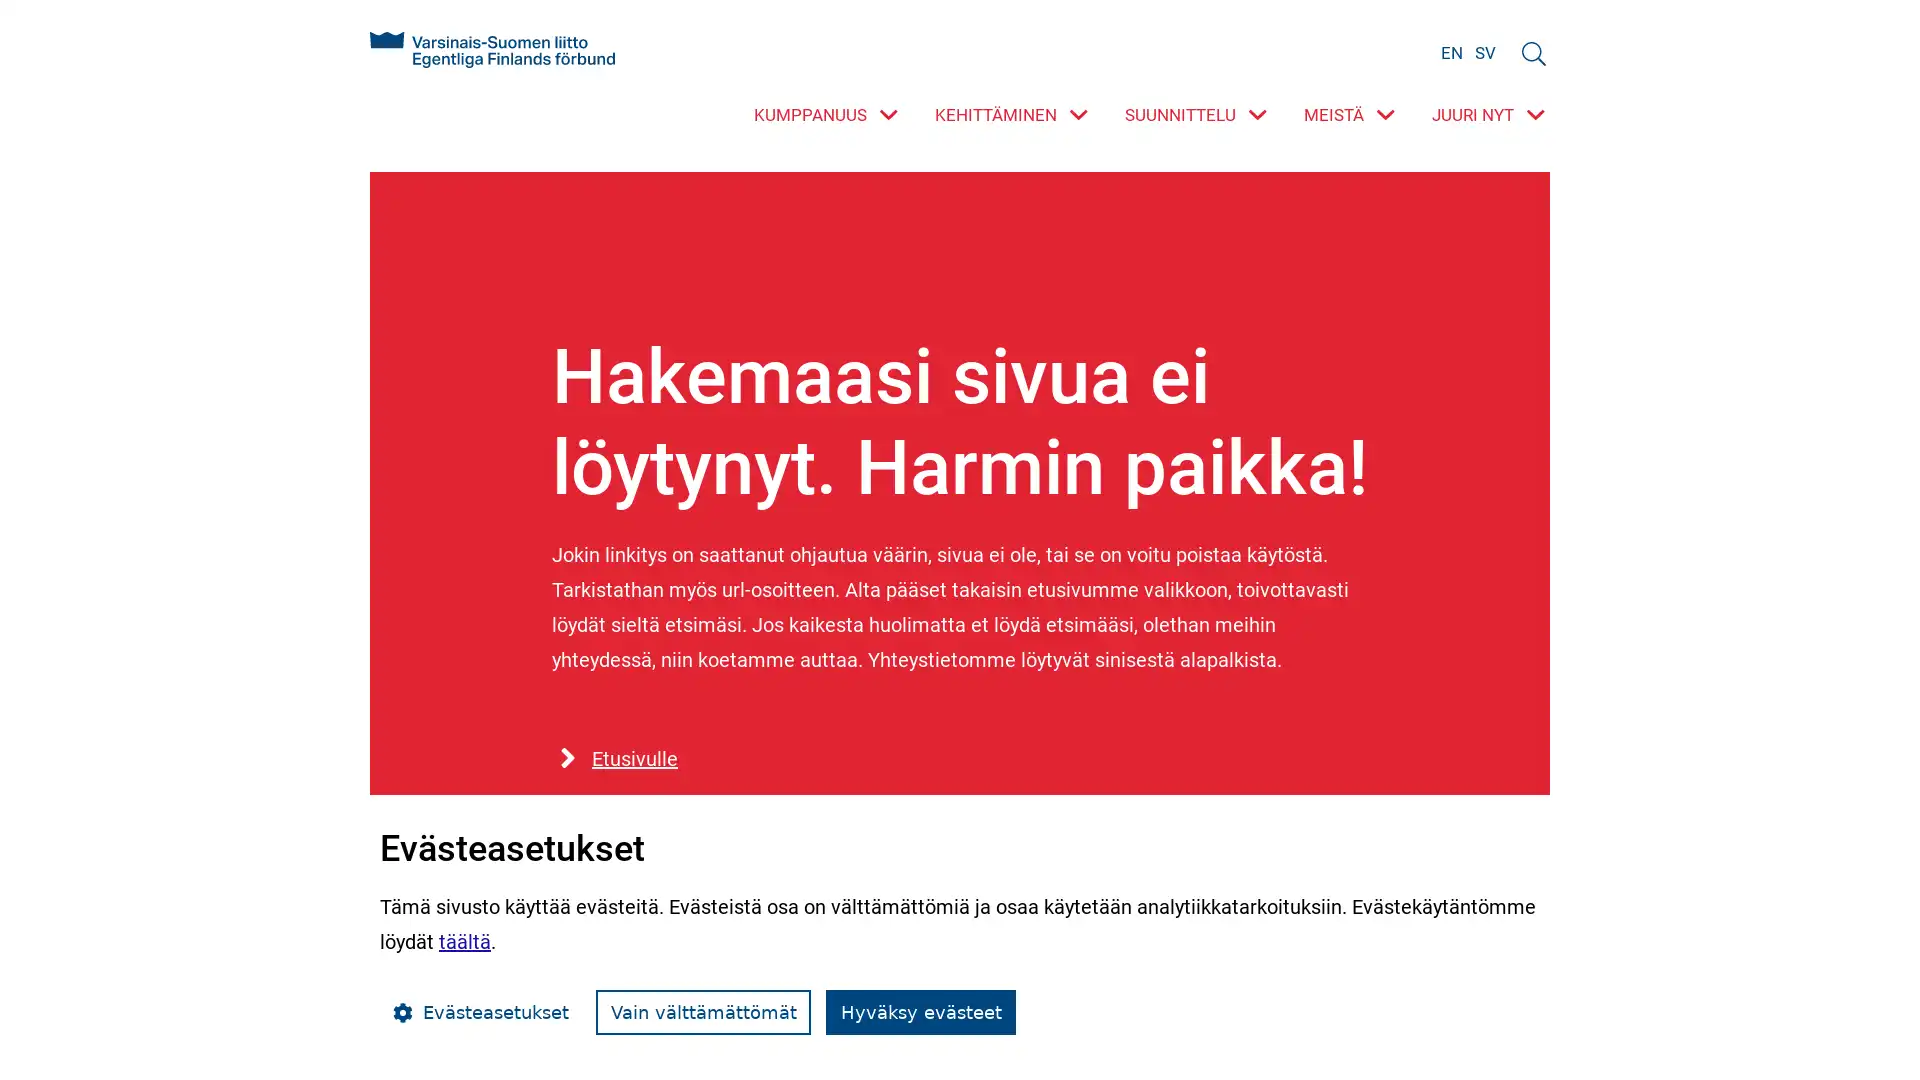  What do you see at coordinates (920, 1012) in the screenshot?
I see `Hyvaksy evasteet` at bounding box center [920, 1012].